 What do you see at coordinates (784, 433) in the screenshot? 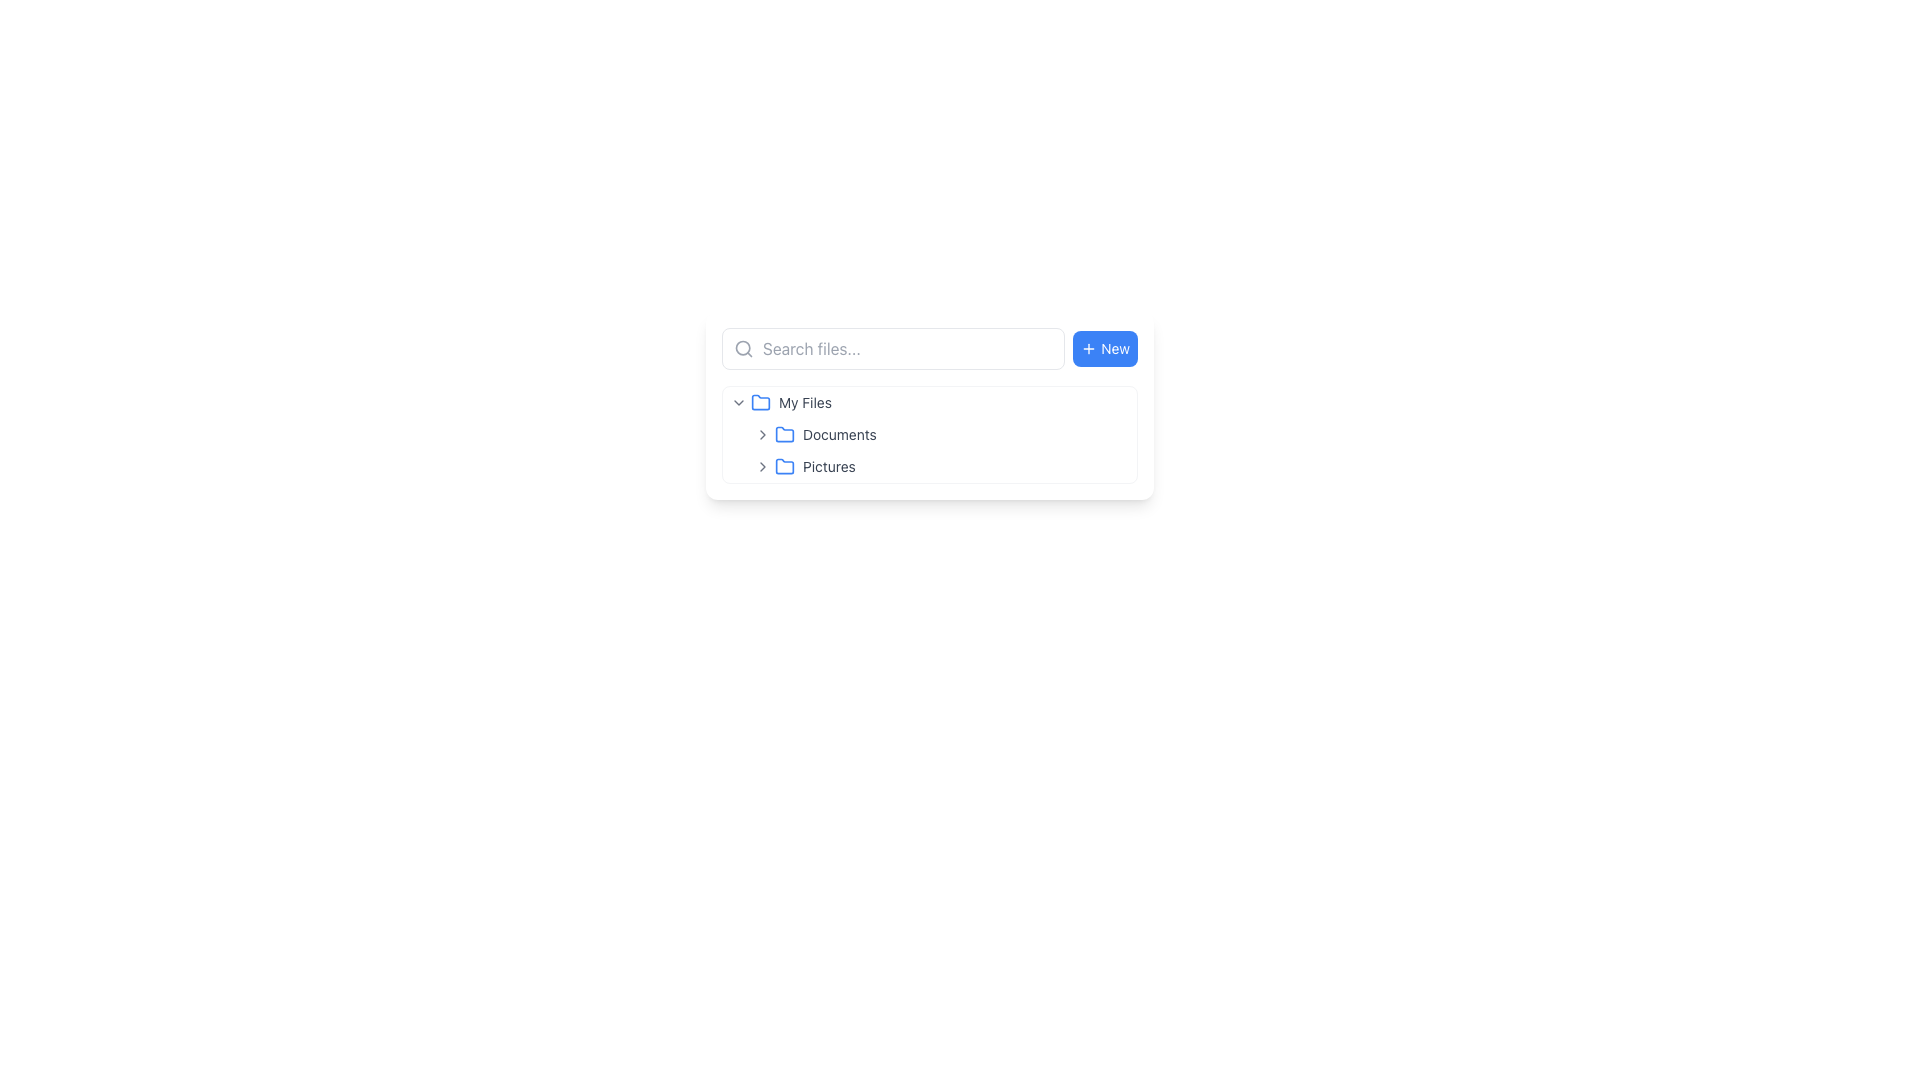
I see `the folder icon representing 'My Files' in the file hierarchy panel, which is the primary graphical representation of the folder located before the text label` at bounding box center [784, 433].